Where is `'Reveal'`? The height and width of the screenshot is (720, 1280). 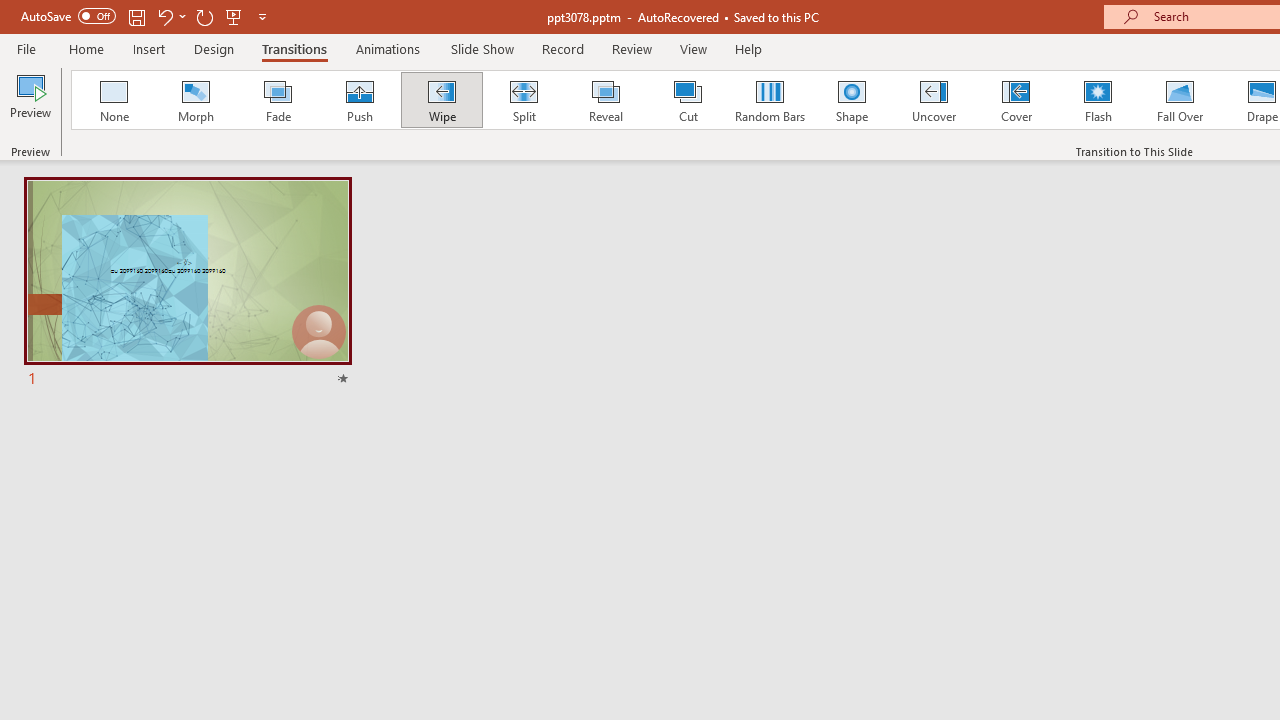 'Reveal' is located at coordinates (604, 100).